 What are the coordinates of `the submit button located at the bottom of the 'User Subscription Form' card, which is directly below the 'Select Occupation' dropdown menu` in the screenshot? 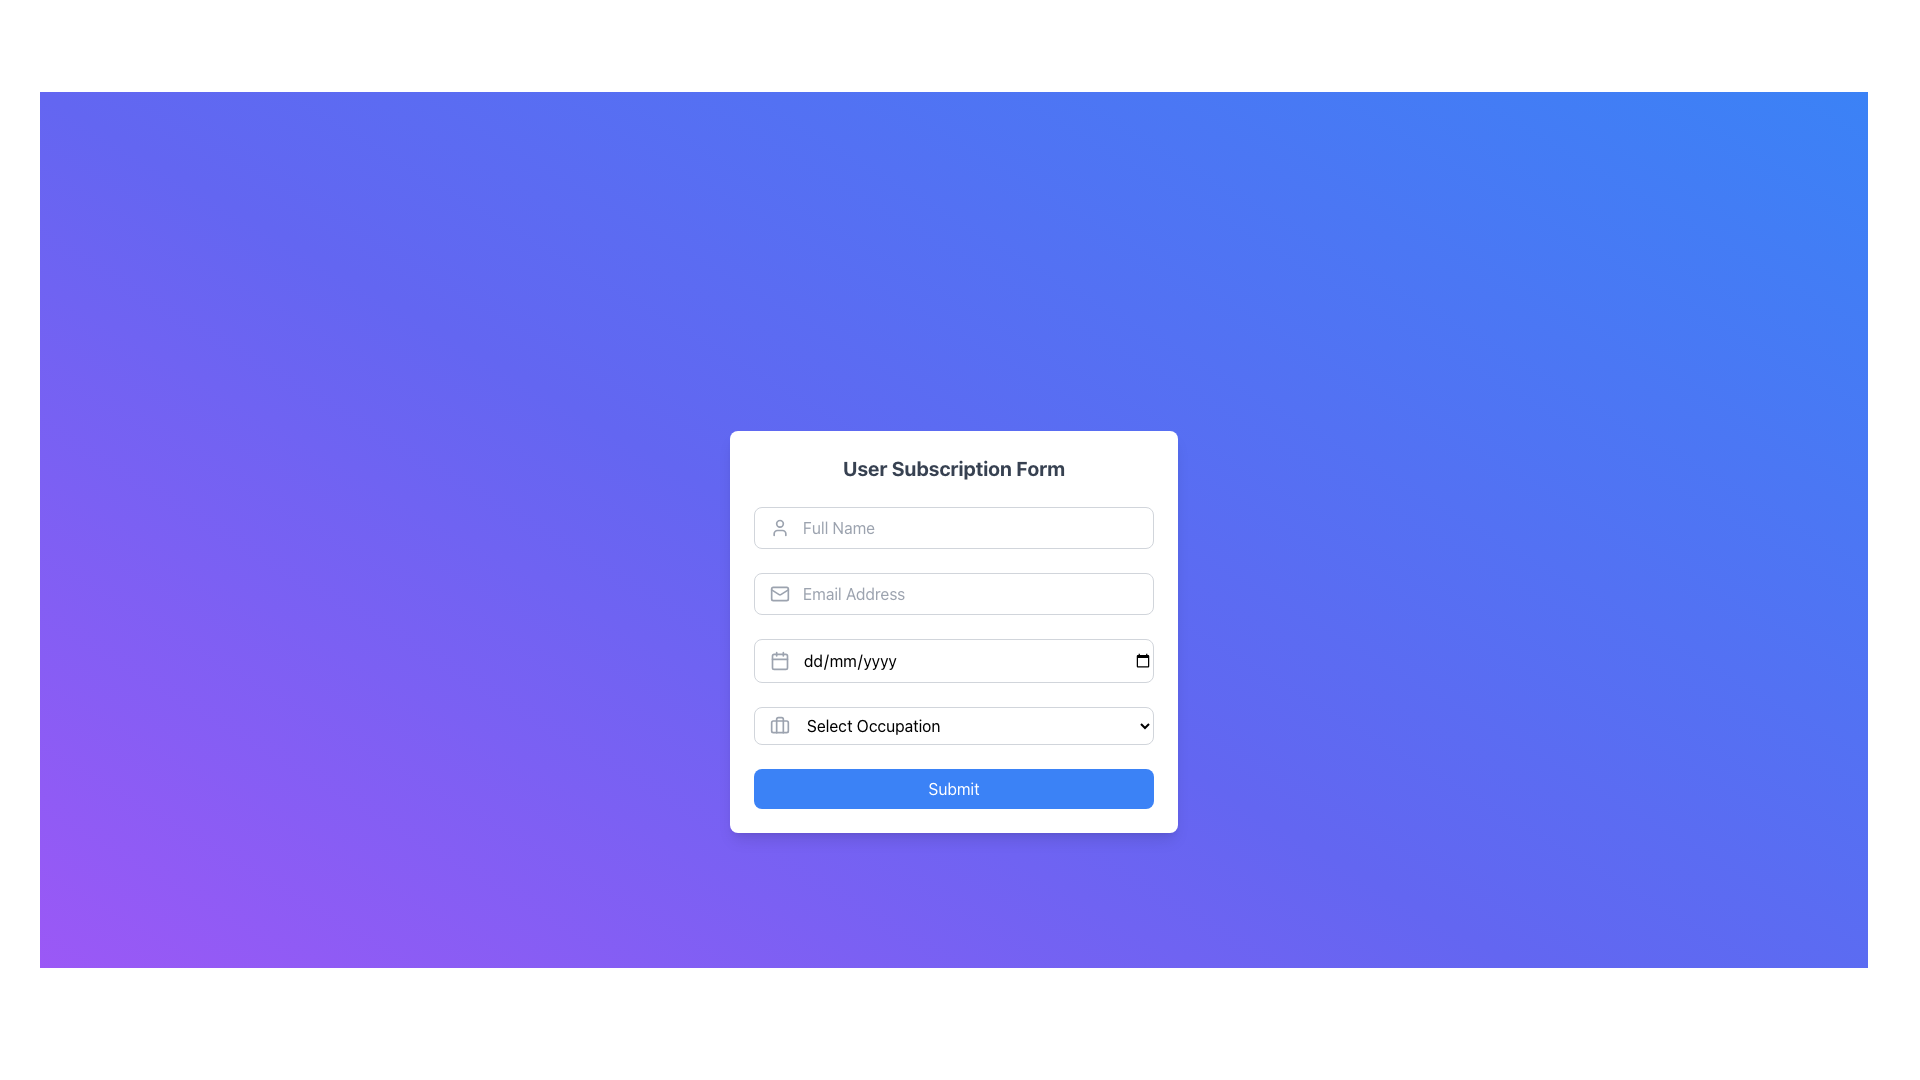 It's located at (953, 788).